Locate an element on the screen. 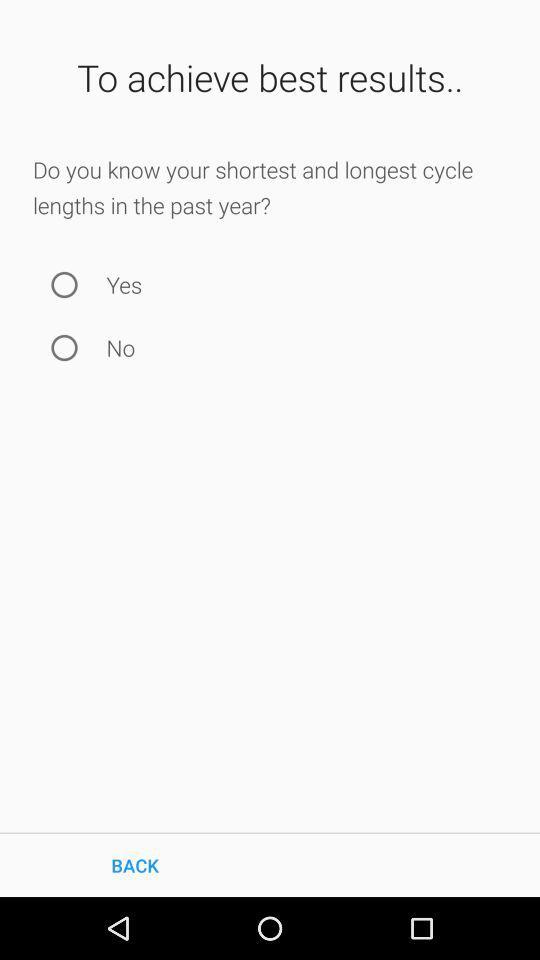 This screenshot has height=960, width=540. no is located at coordinates (64, 348).